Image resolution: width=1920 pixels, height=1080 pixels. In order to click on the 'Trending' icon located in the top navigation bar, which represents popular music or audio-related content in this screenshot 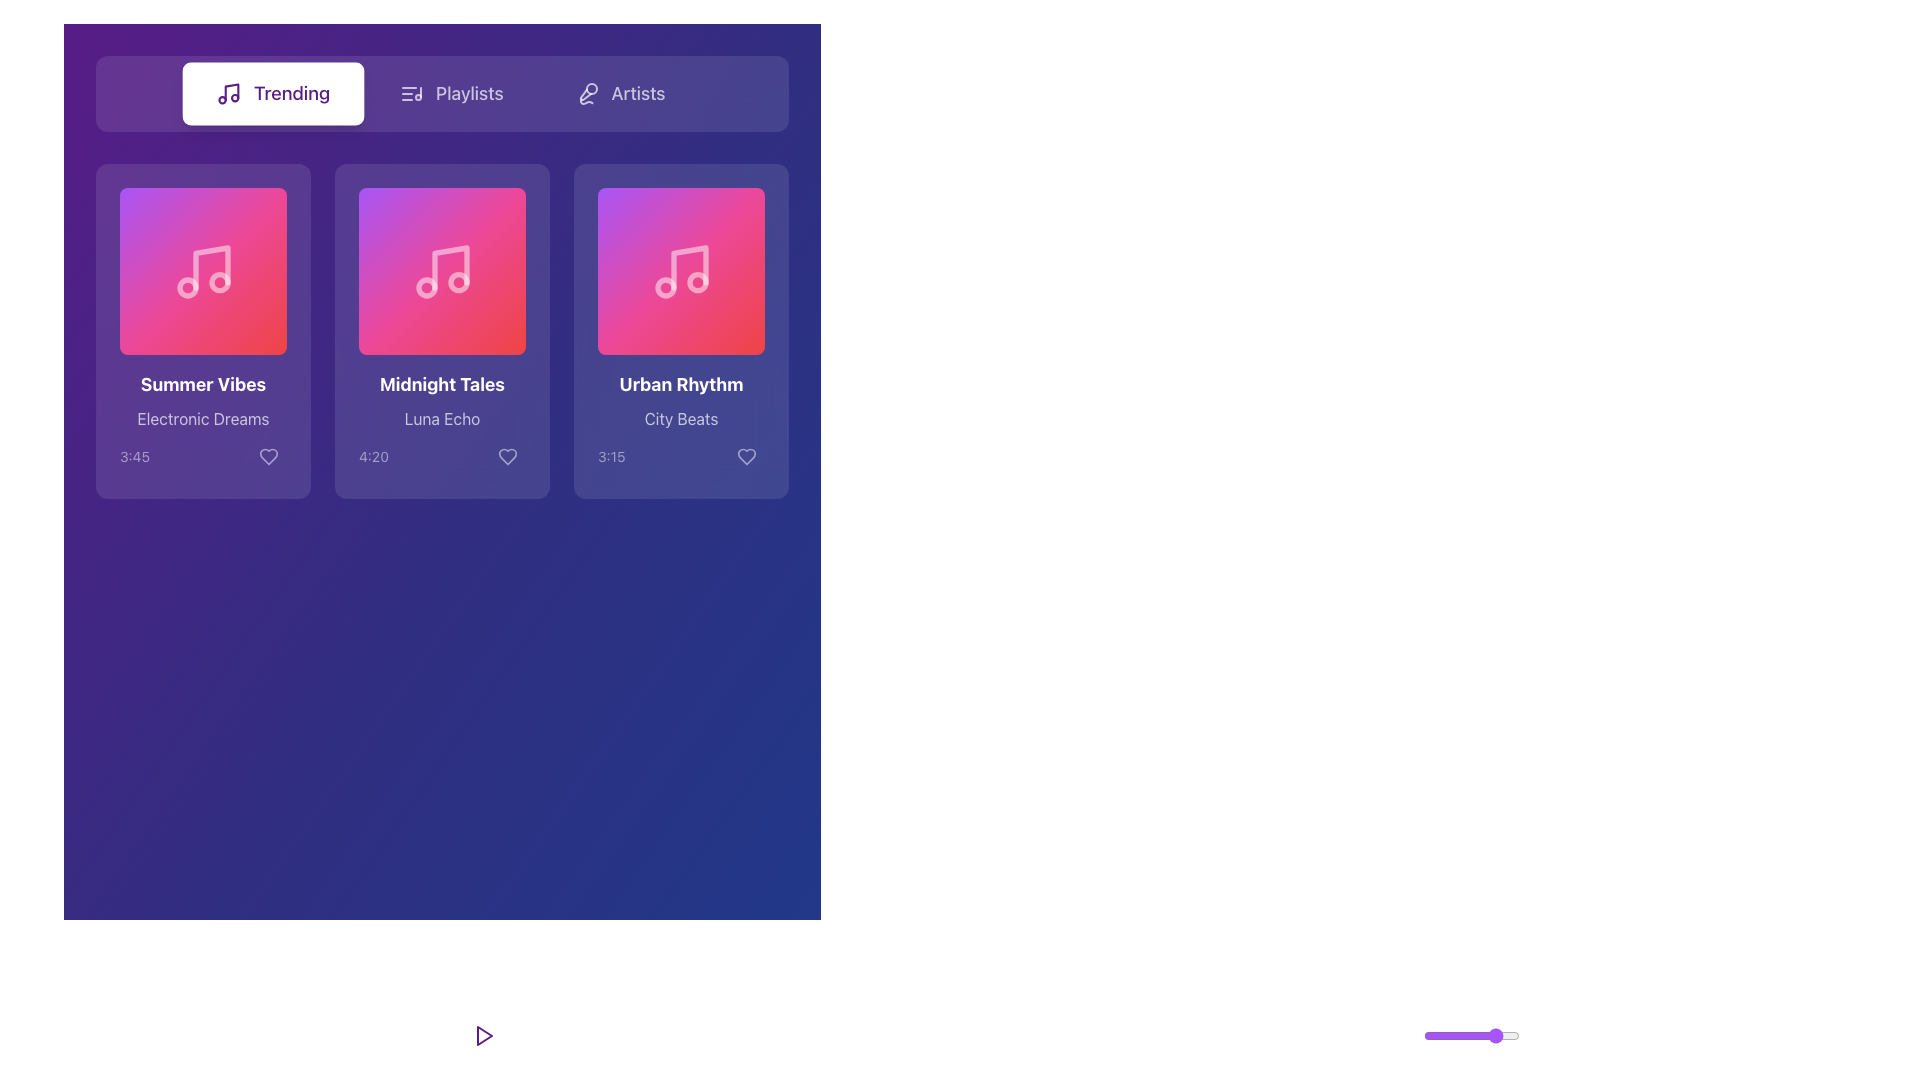, I will do `click(229, 93)`.